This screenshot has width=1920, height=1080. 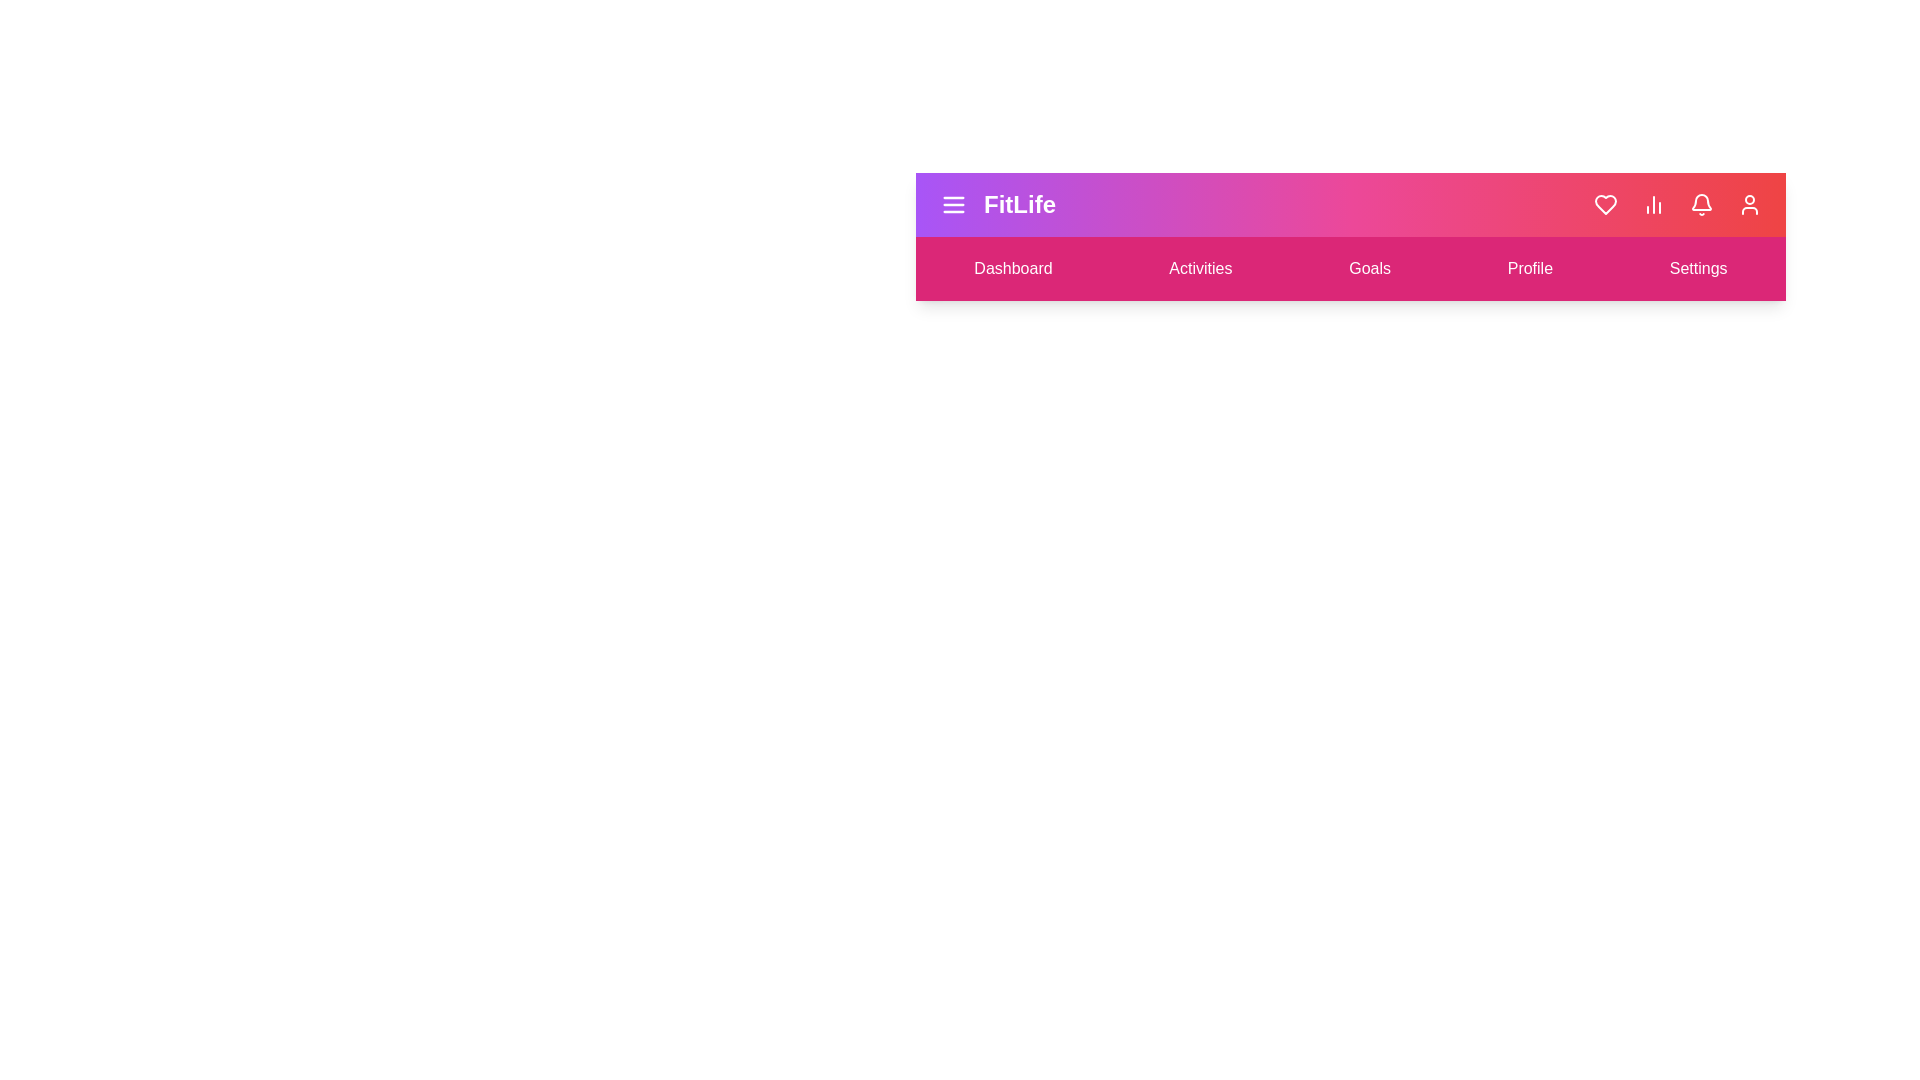 What do you see at coordinates (1606, 204) in the screenshot?
I see `the heart icon to mark it as a favorite` at bounding box center [1606, 204].